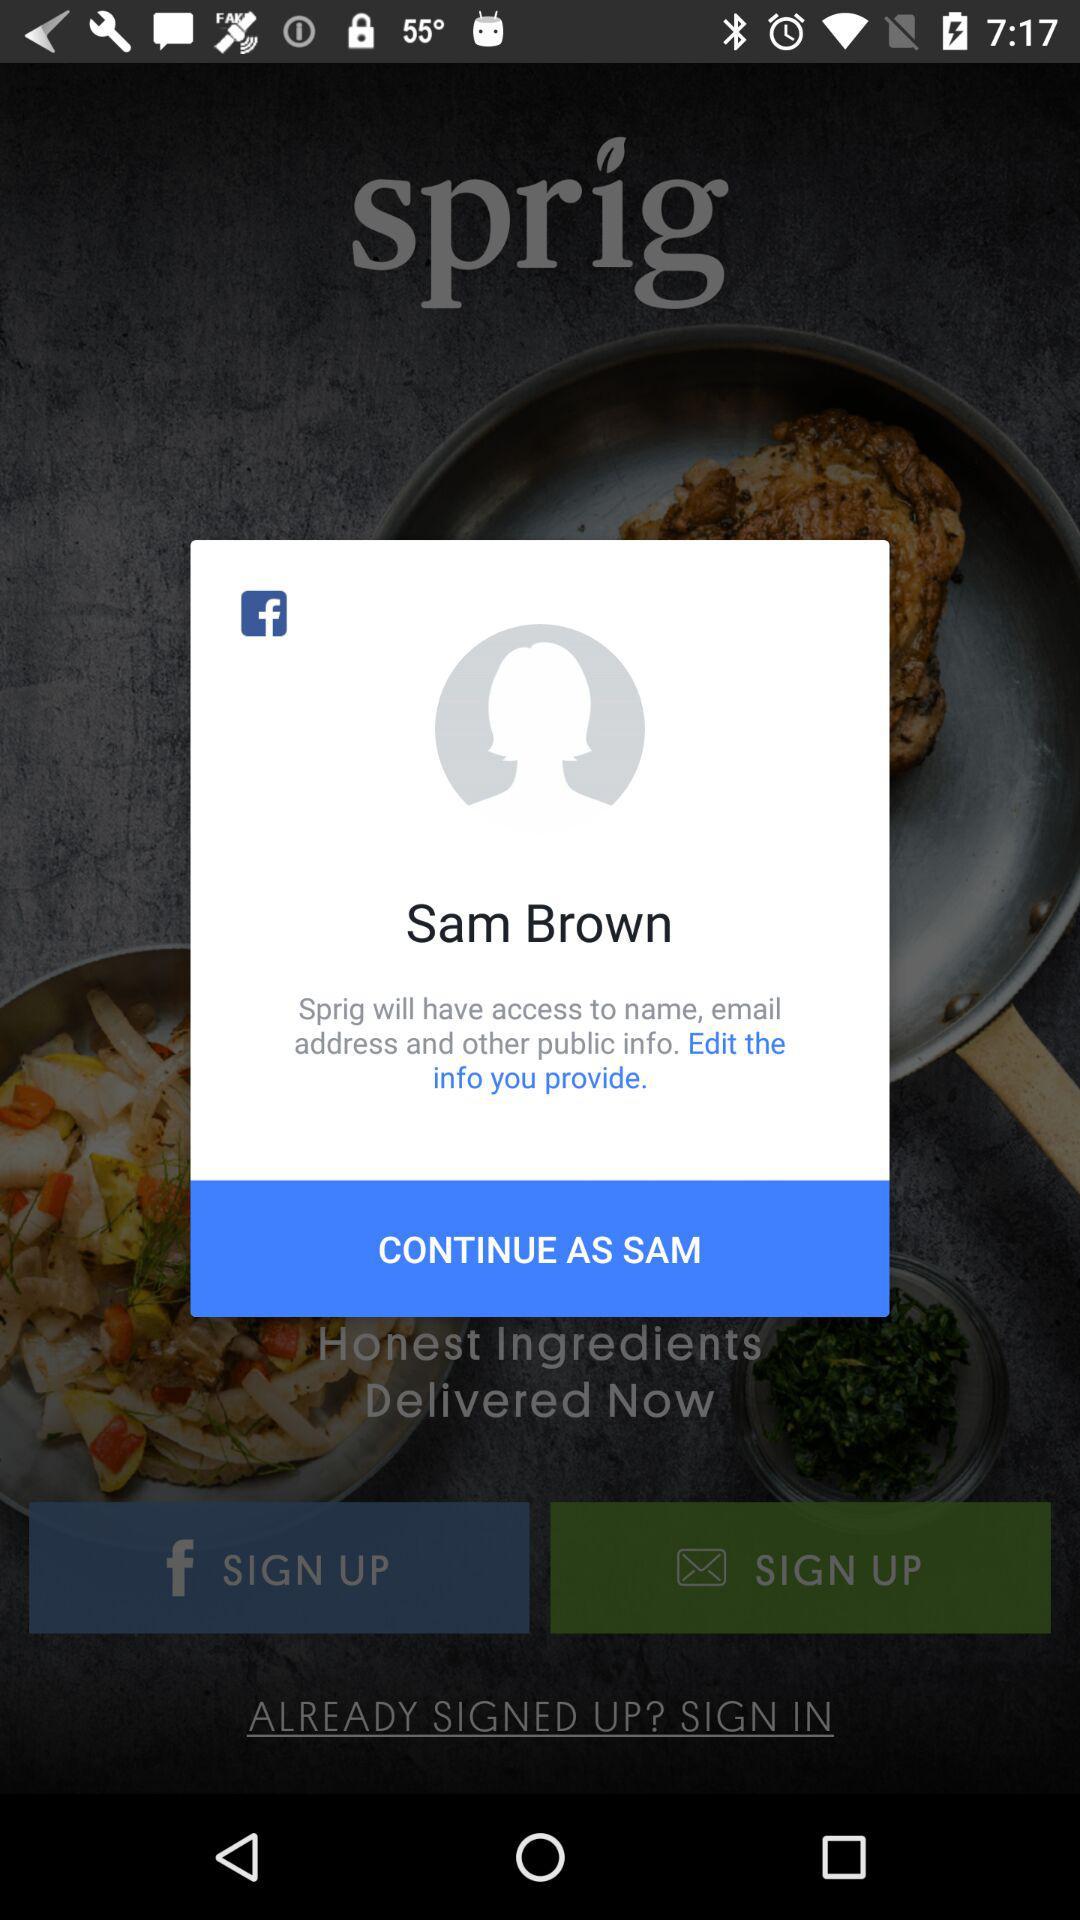 The height and width of the screenshot is (1920, 1080). What do you see at coordinates (540, 1041) in the screenshot?
I see `the item above the continue as sam item` at bounding box center [540, 1041].